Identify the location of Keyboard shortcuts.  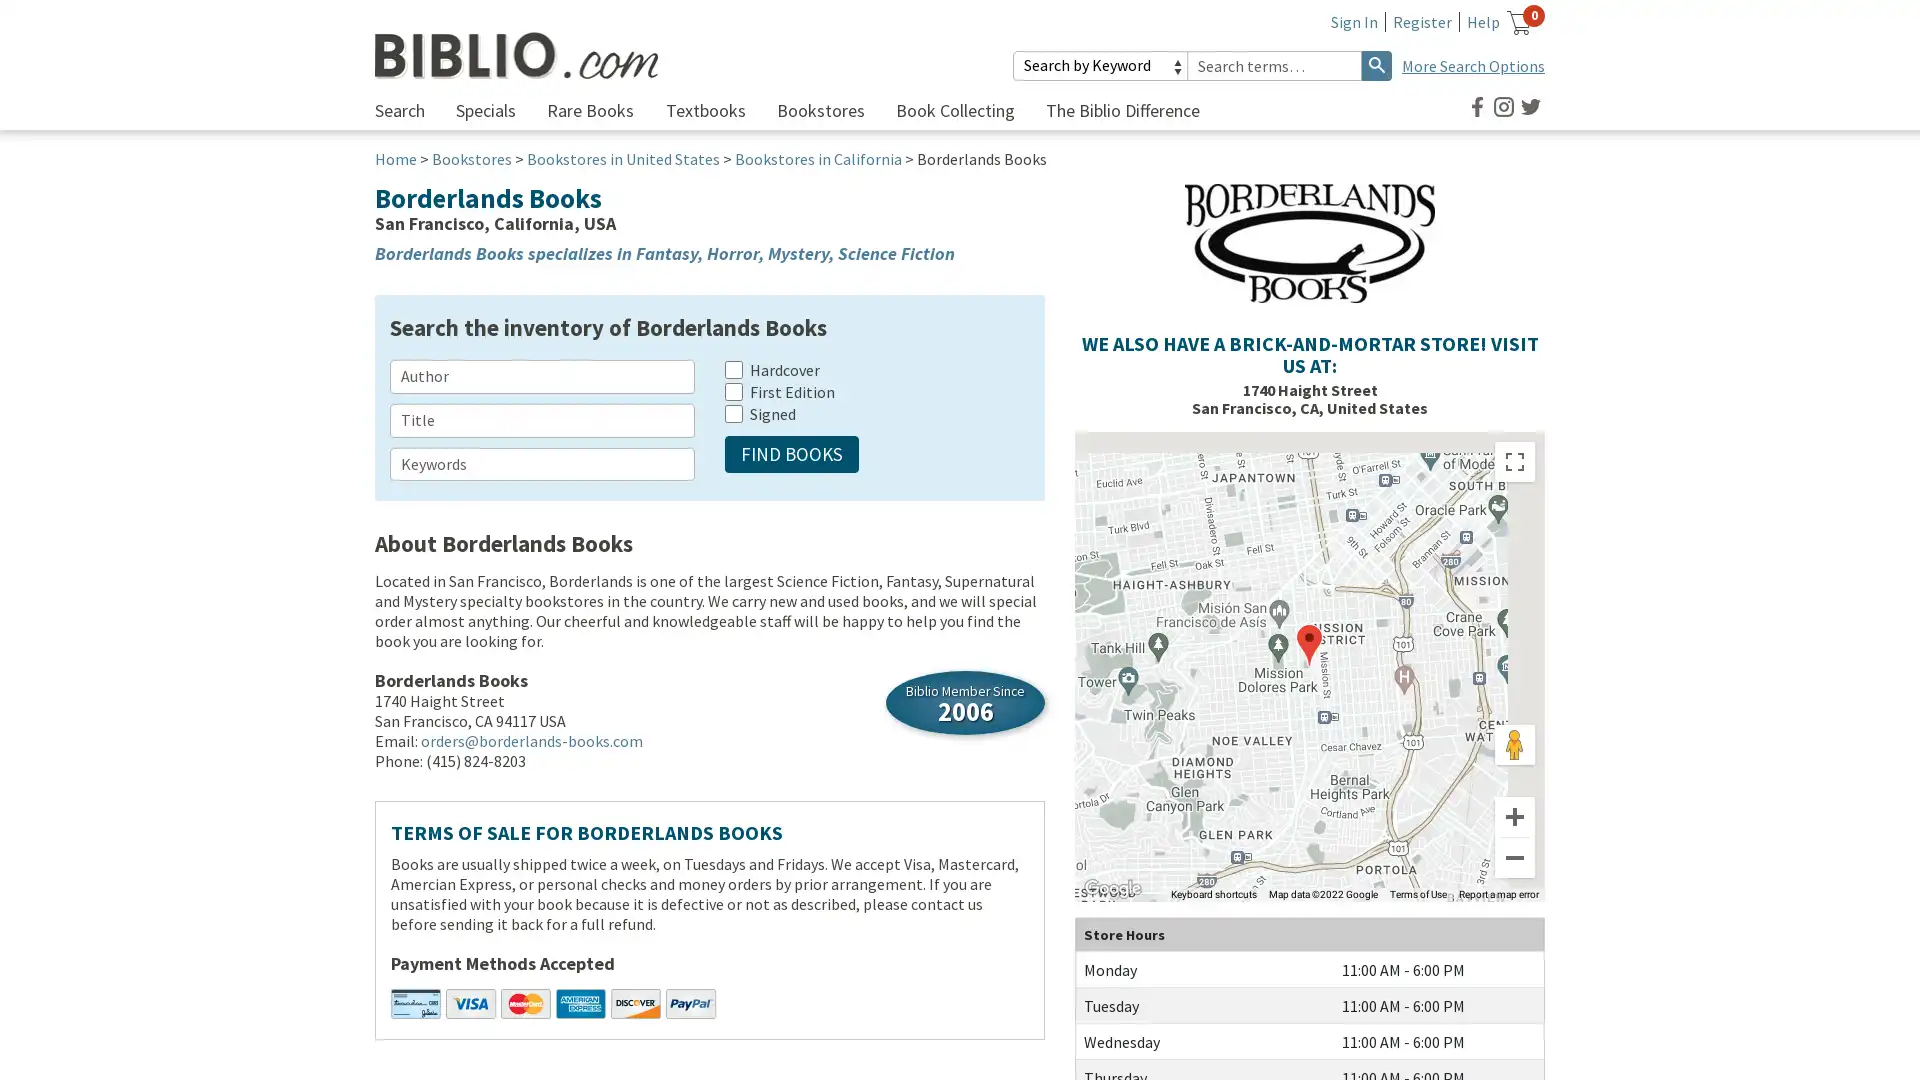
(1213, 893).